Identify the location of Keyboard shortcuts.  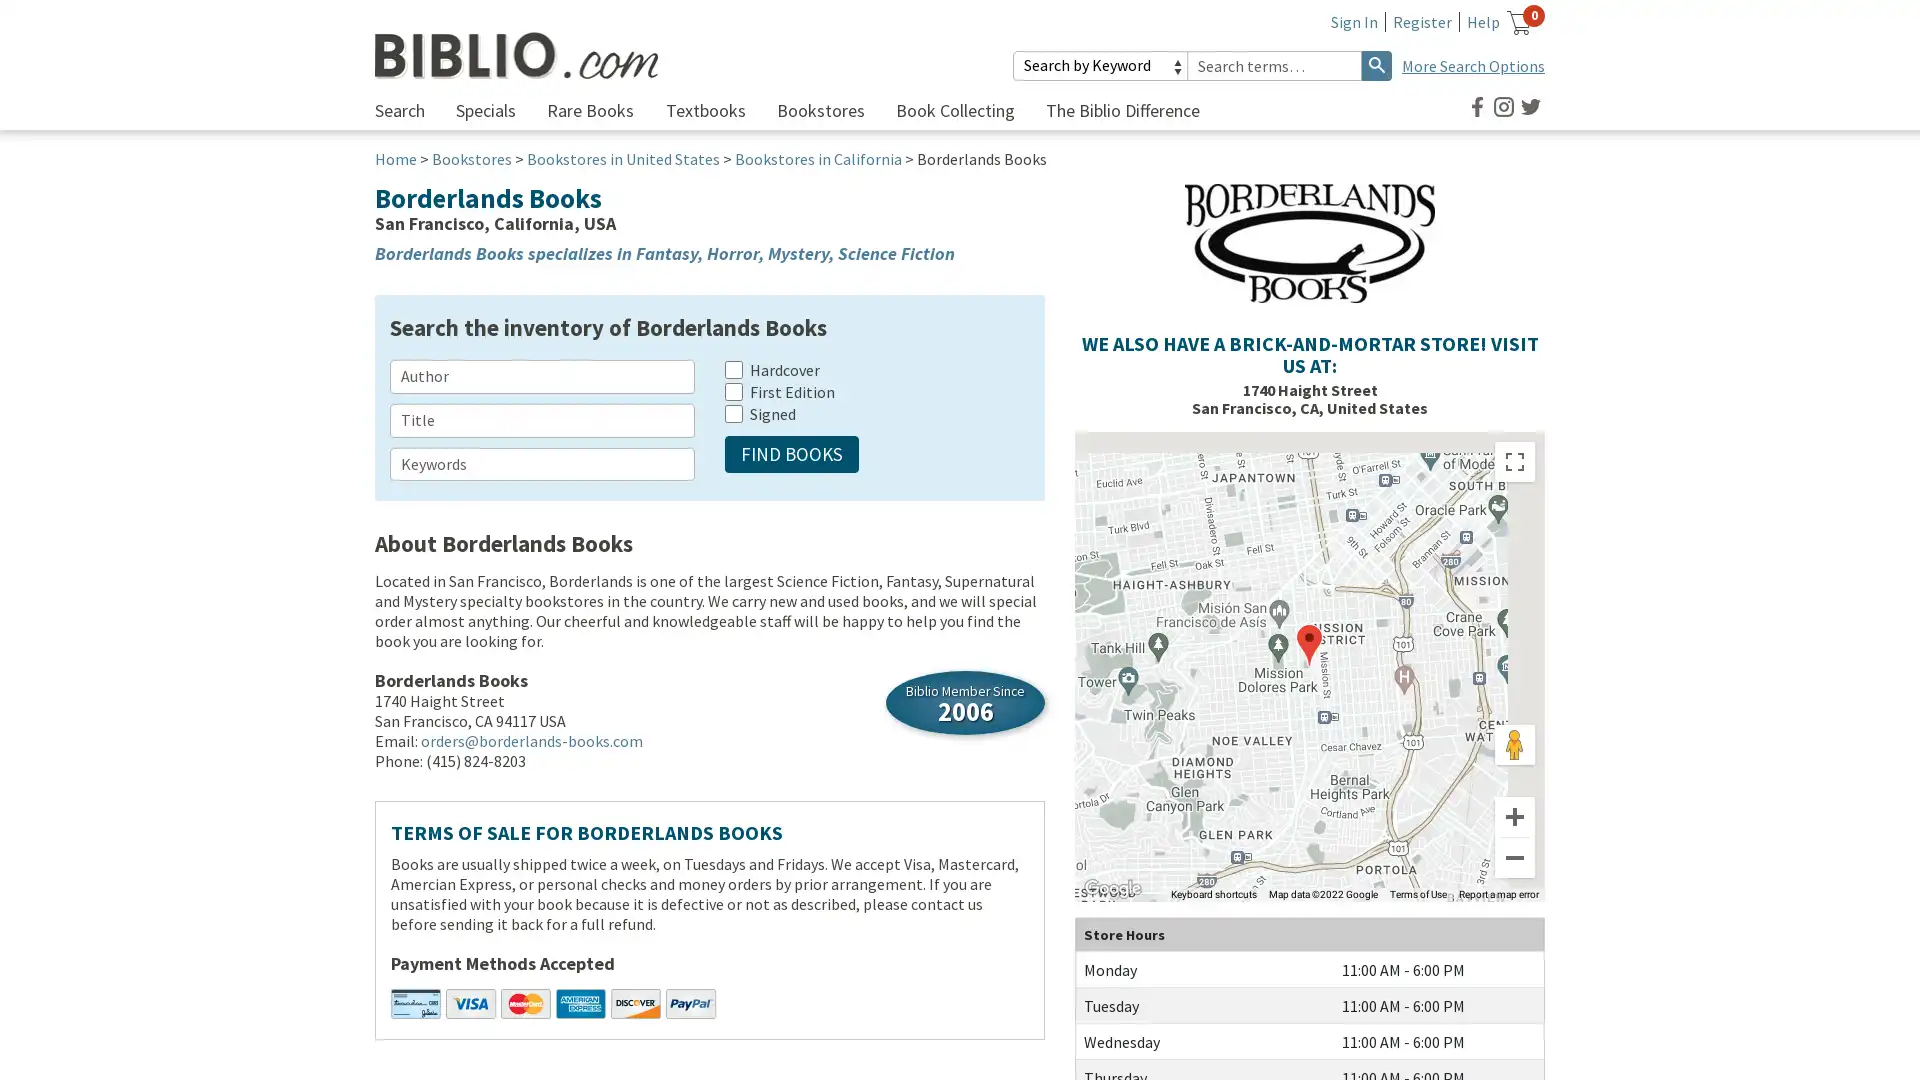
(1213, 893).